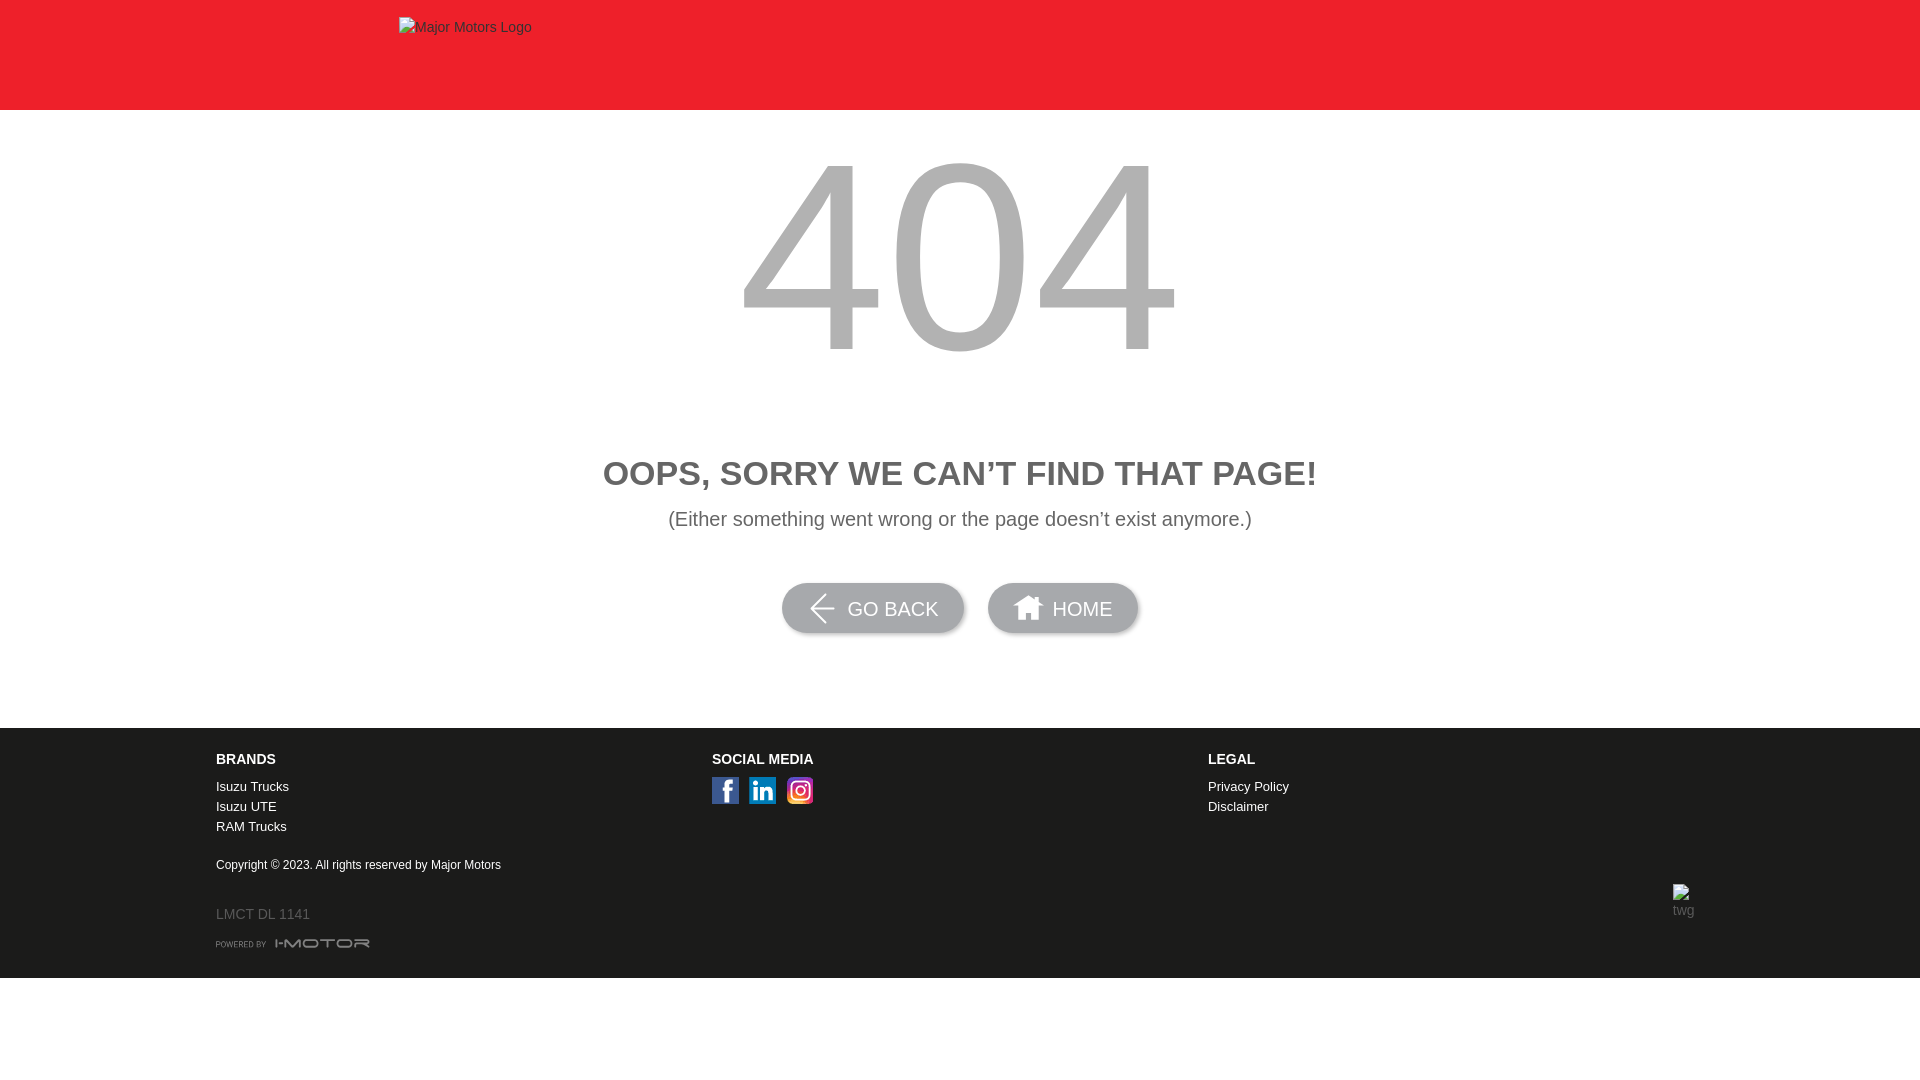  I want to click on 'instagram', so click(804, 794).